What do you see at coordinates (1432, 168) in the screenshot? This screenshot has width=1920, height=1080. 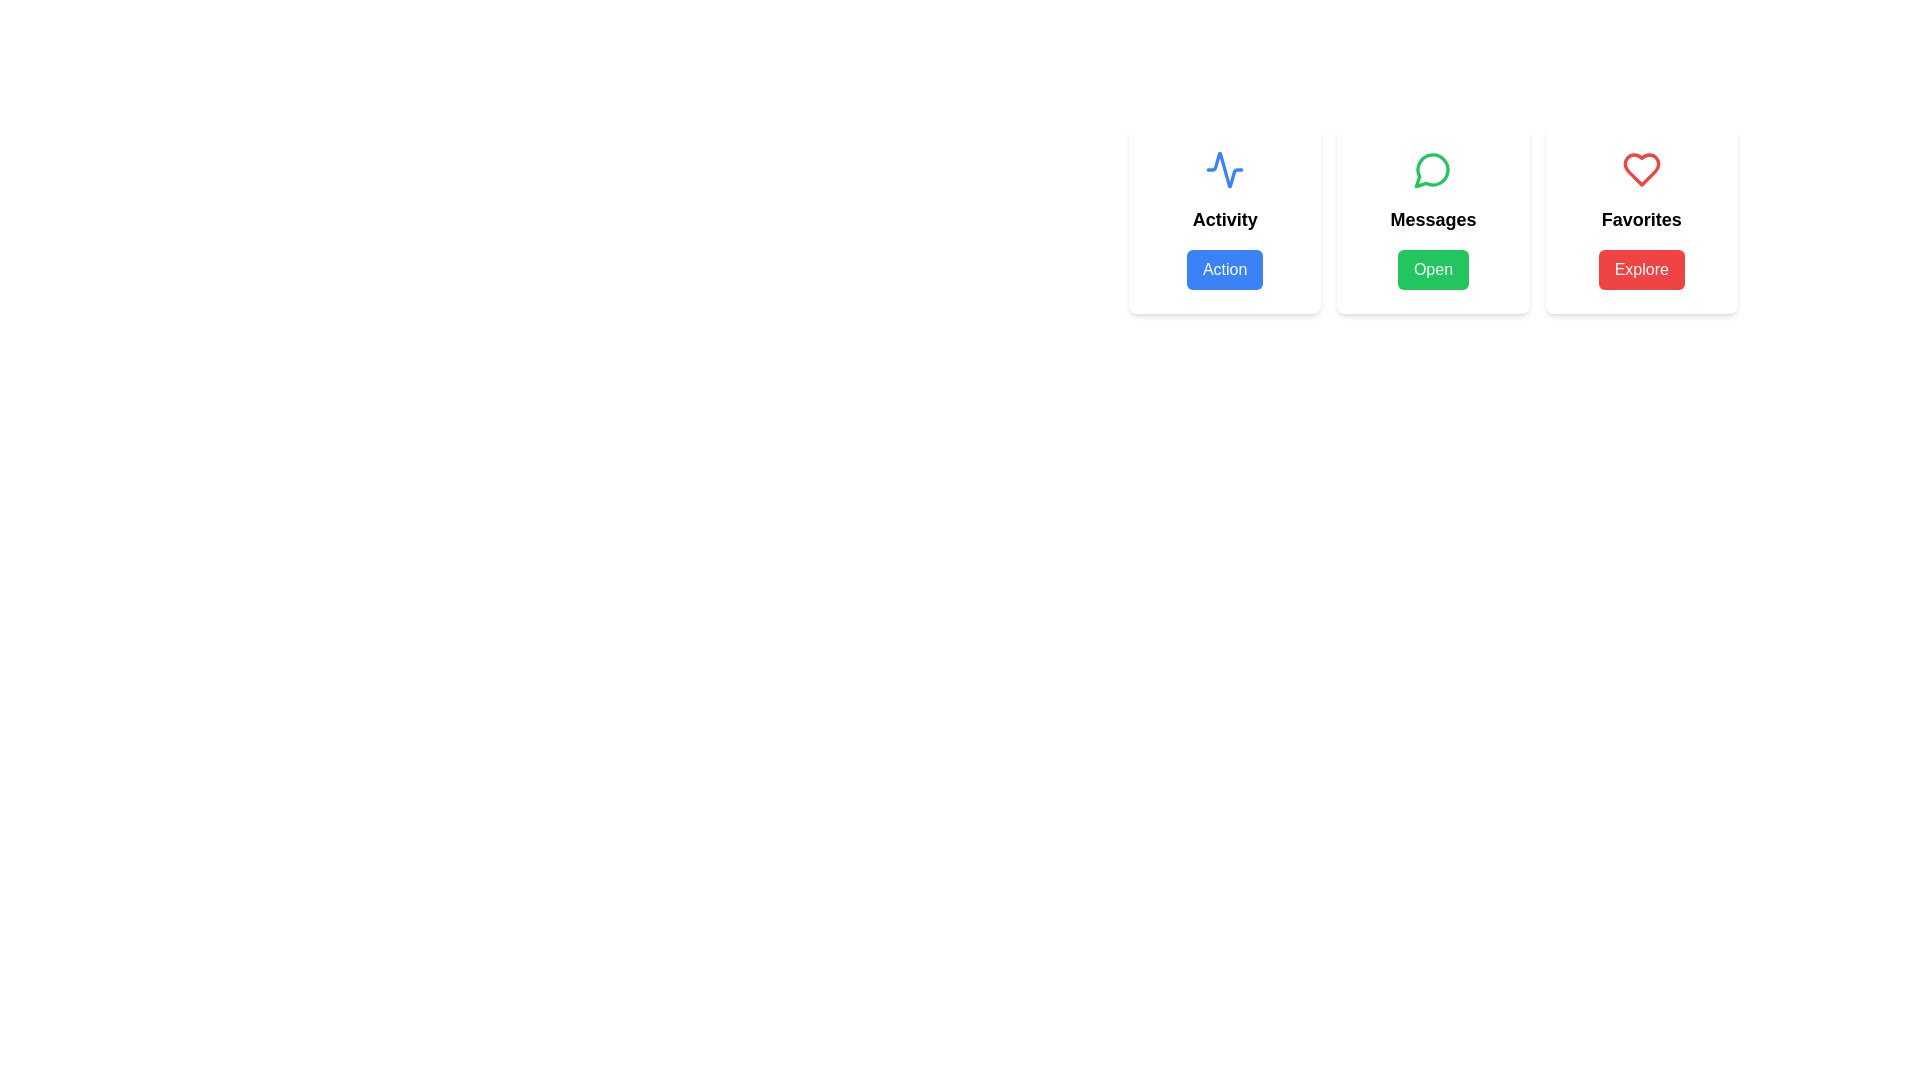 I see `the circular chat bubble icon with a green outline located above the 'Messages' text and adjacent to the 'Open' button` at bounding box center [1432, 168].